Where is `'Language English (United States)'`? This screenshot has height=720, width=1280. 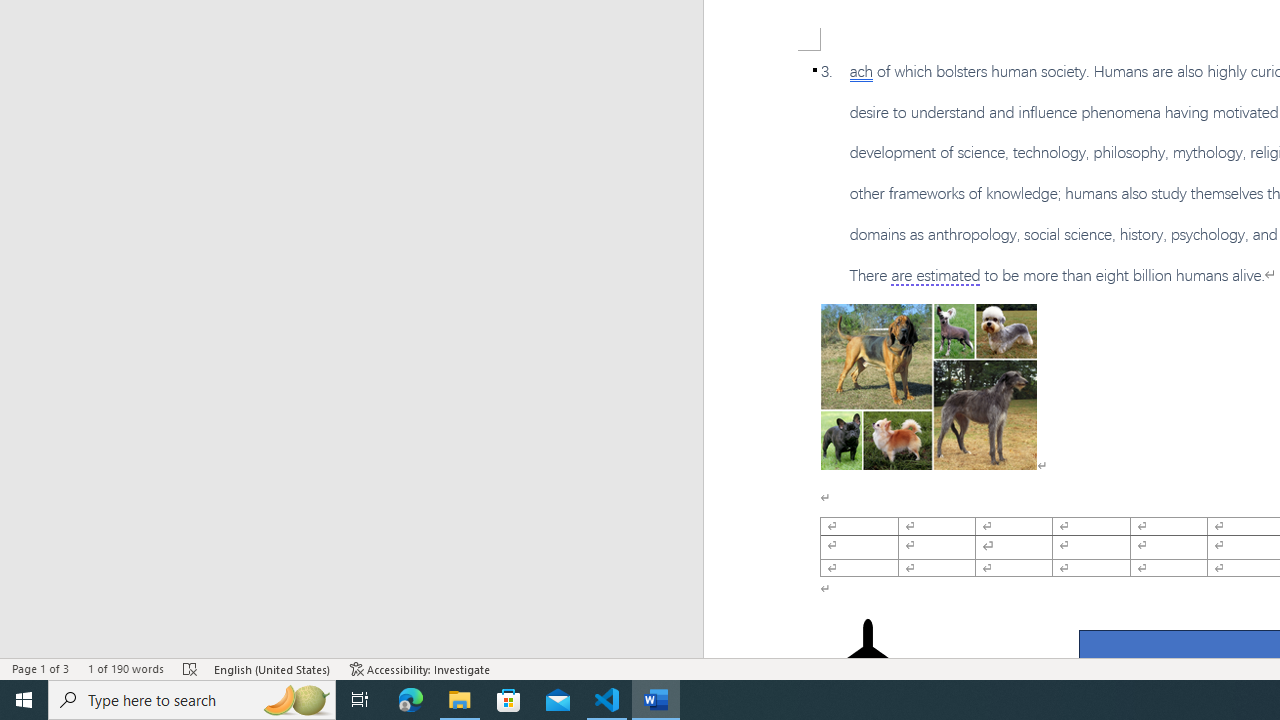
'Language English (United States)' is located at coordinates (272, 669).